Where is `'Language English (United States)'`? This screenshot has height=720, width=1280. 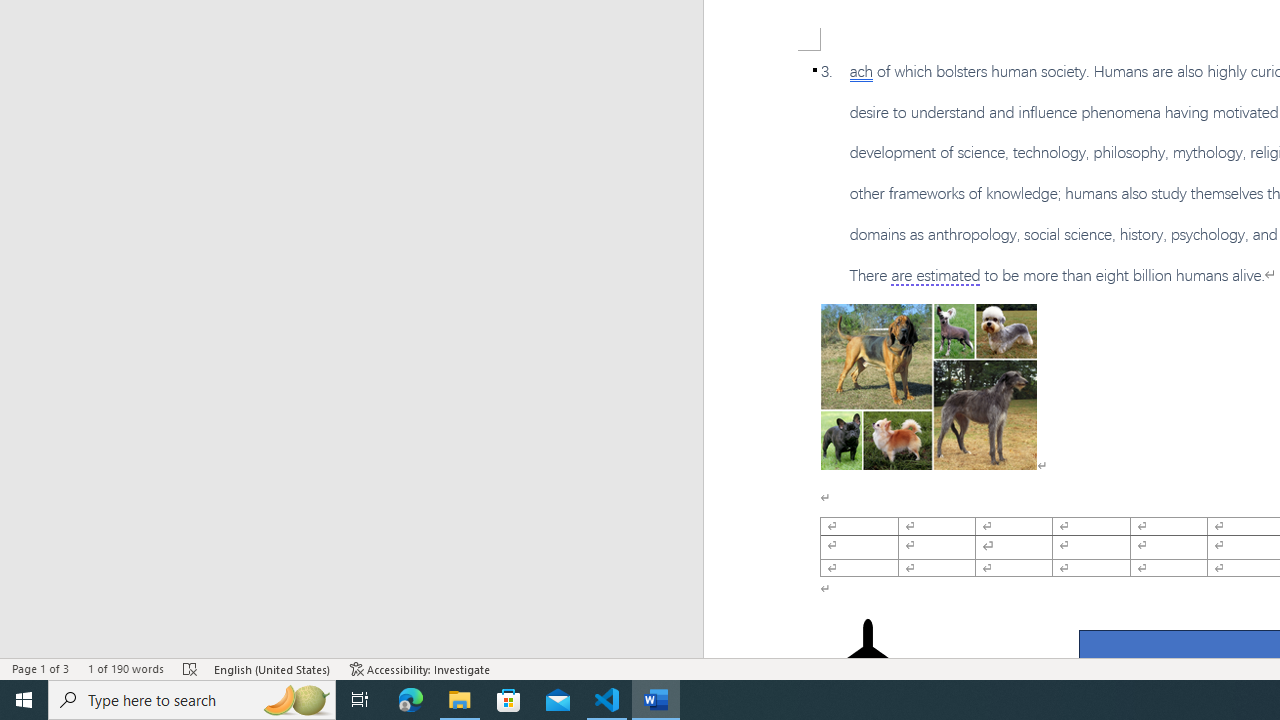
'Language English (United States)' is located at coordinates (272, 669).